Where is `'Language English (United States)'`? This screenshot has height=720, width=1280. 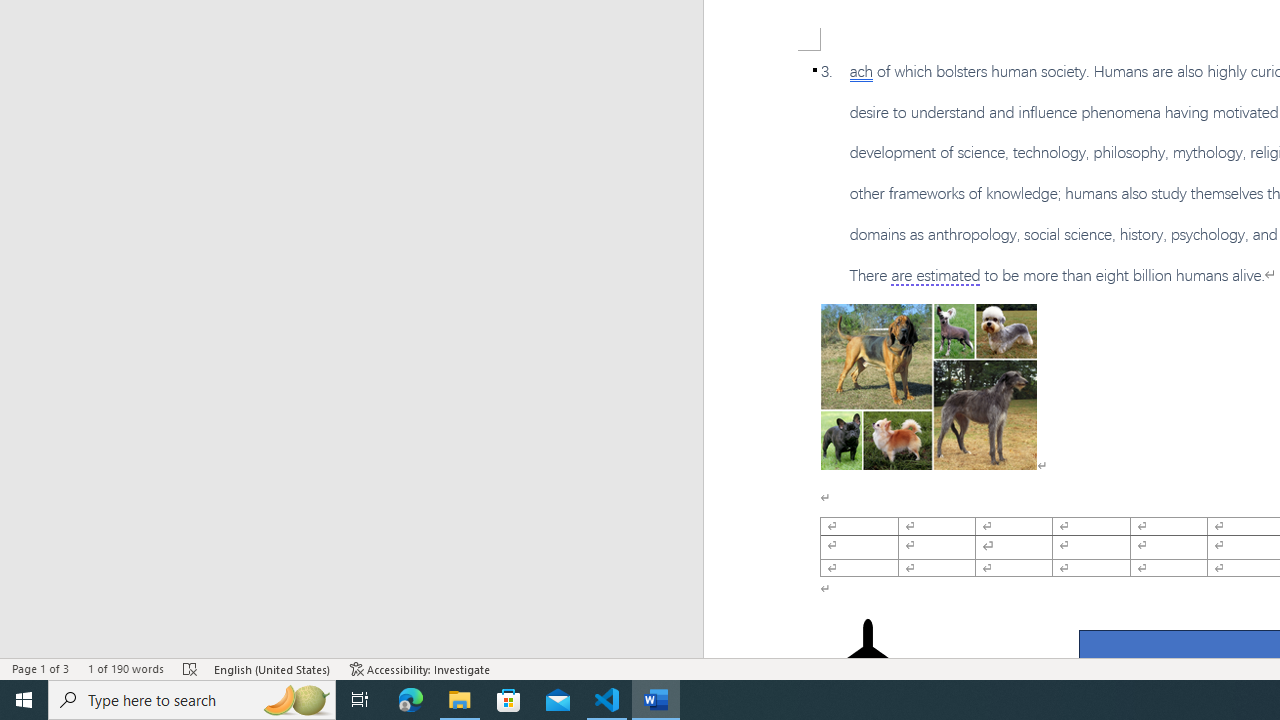
'Language English (United States)' is located at coordinates (272, 669).